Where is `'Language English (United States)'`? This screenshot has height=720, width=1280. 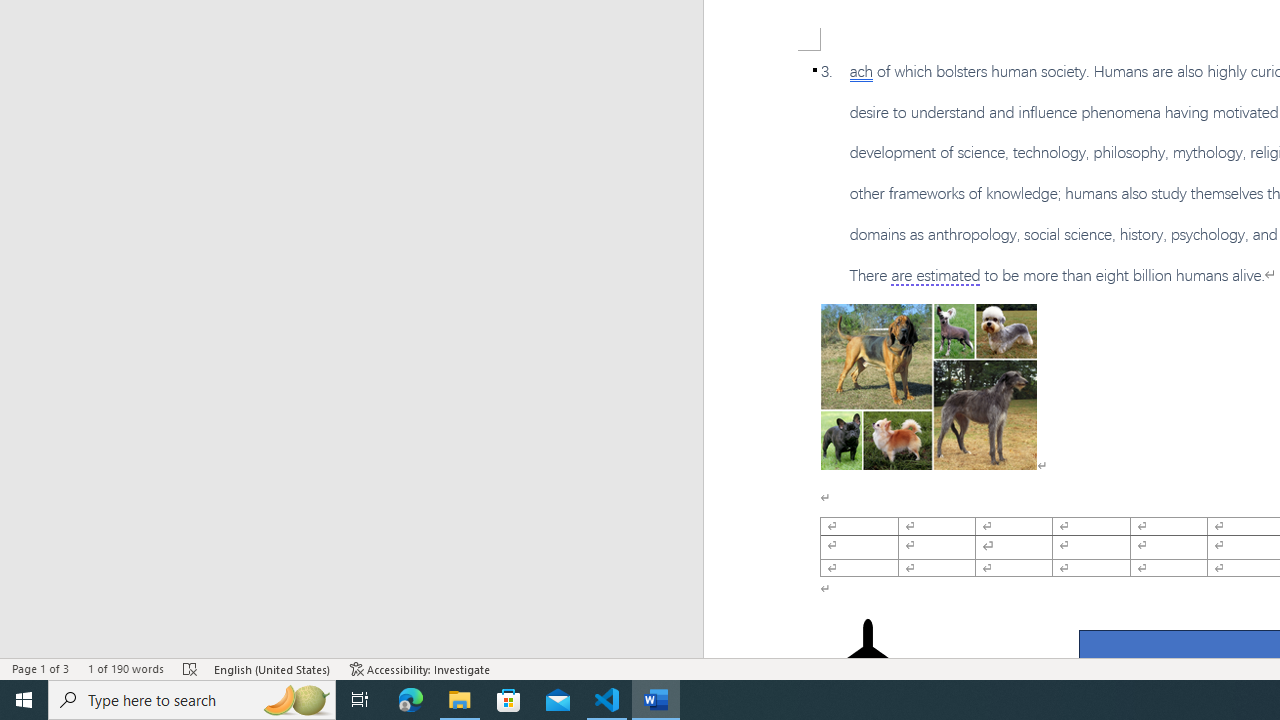
'Language English (United States)' is located at coordinates (272, 669).